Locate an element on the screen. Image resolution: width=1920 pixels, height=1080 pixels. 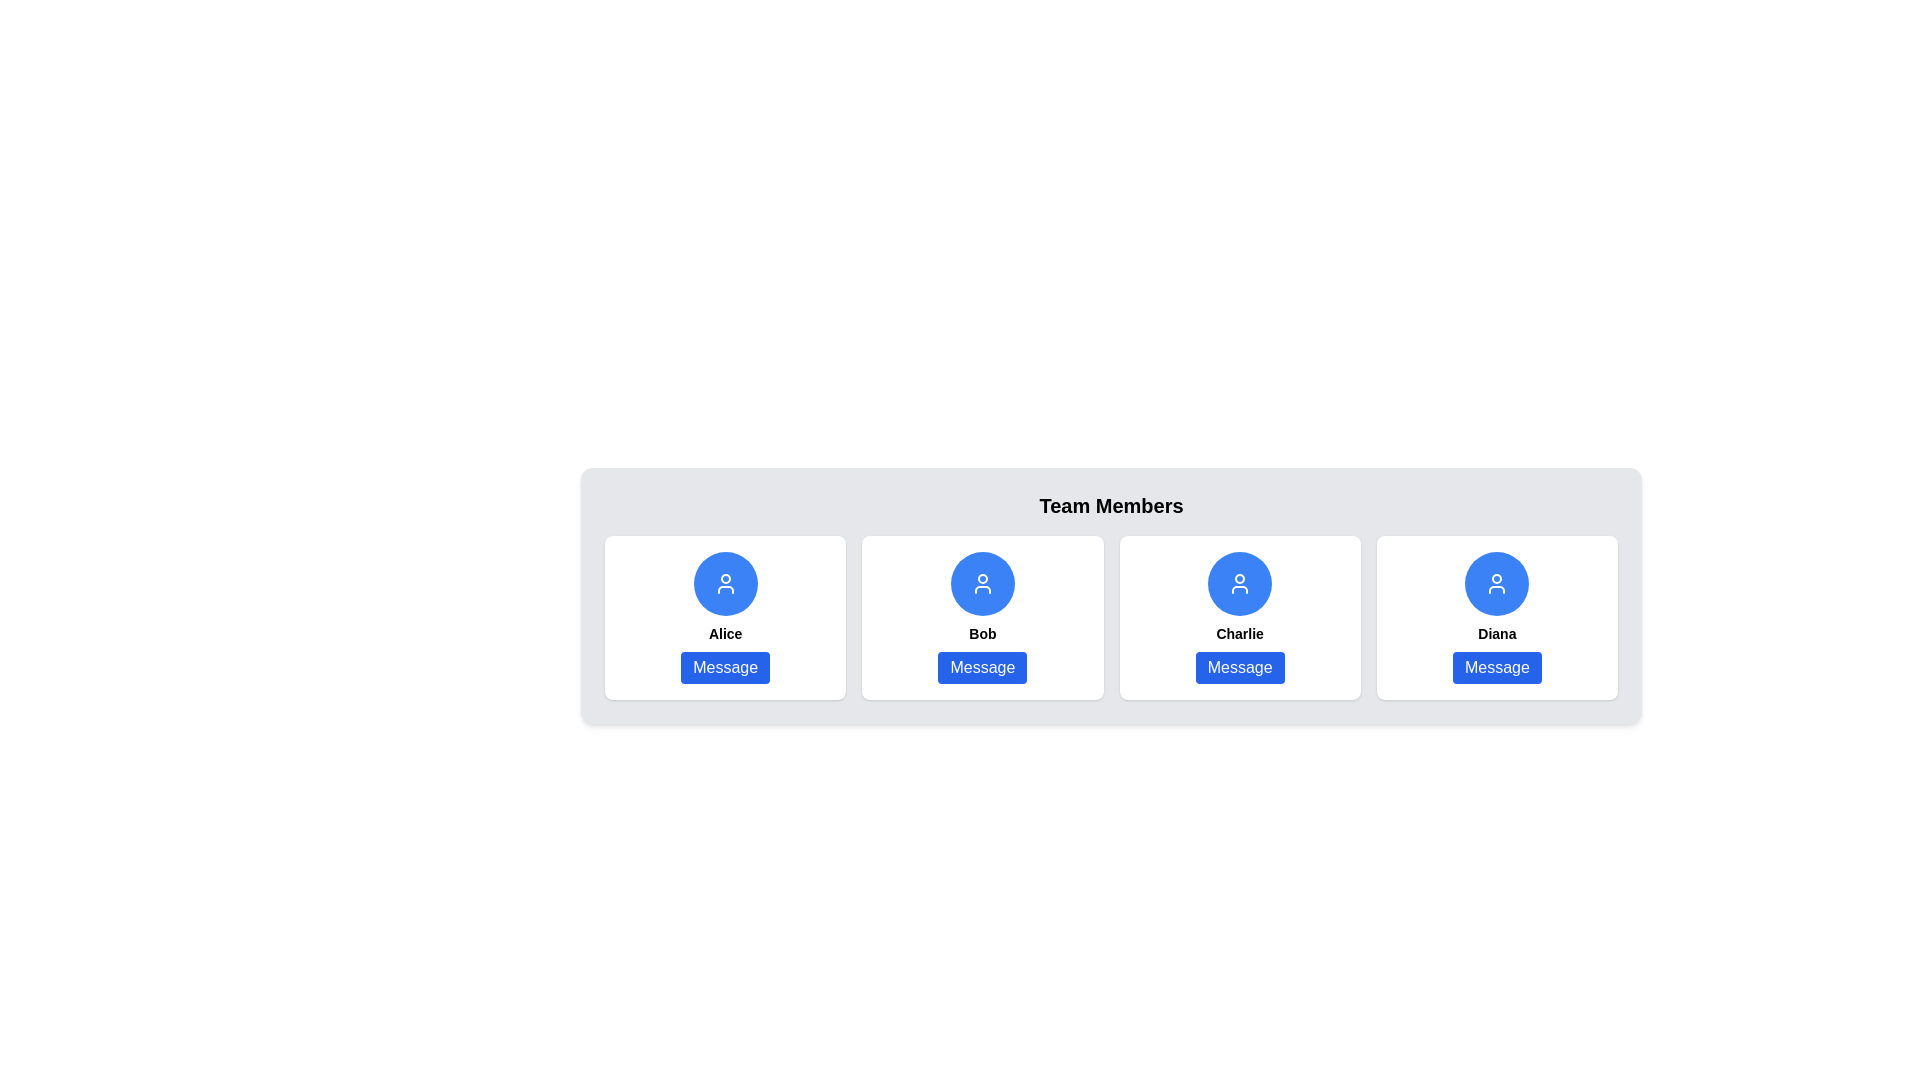
the static text label identifying 'Charlie' located above the 'Message' button and below the circular avatar in the third card of the horizontally aligned list is located at coordinates (1239, 633).